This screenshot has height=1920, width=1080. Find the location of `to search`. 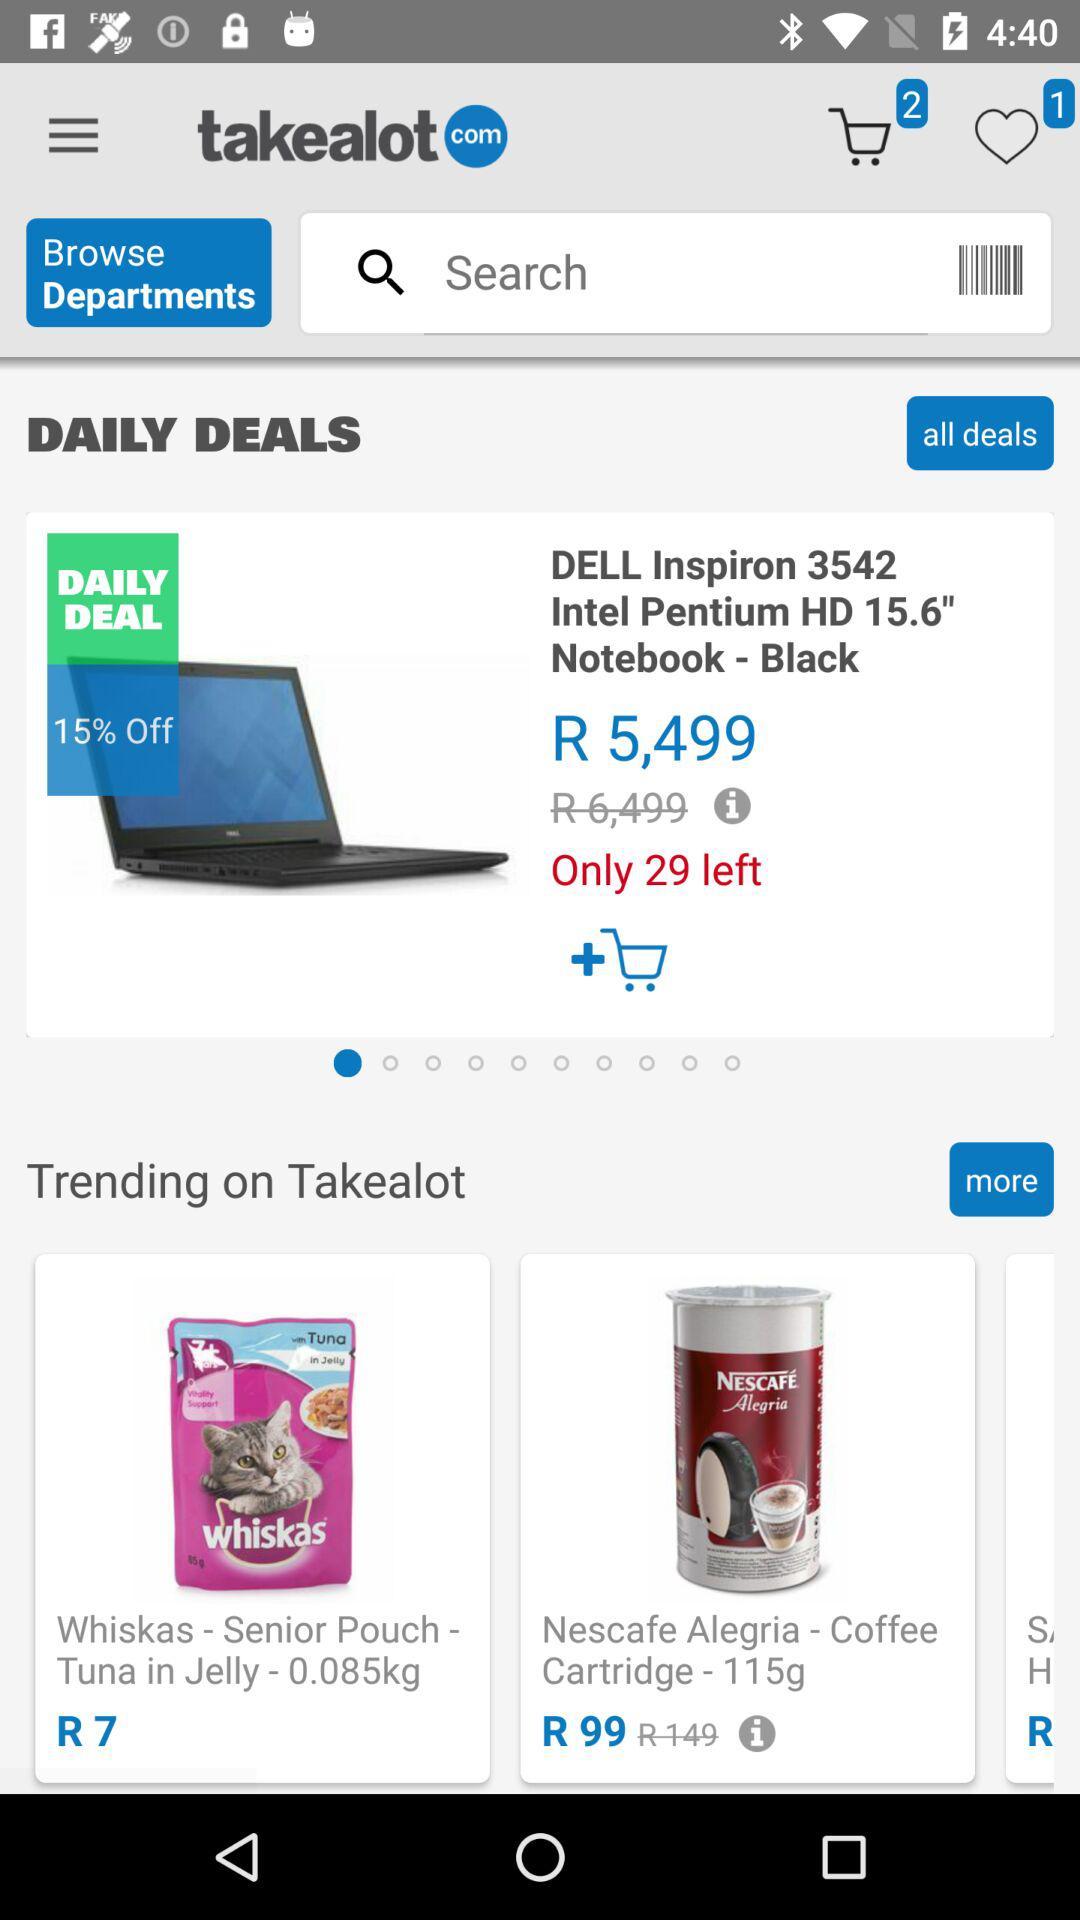

to search is located at coordinates (675, 270).